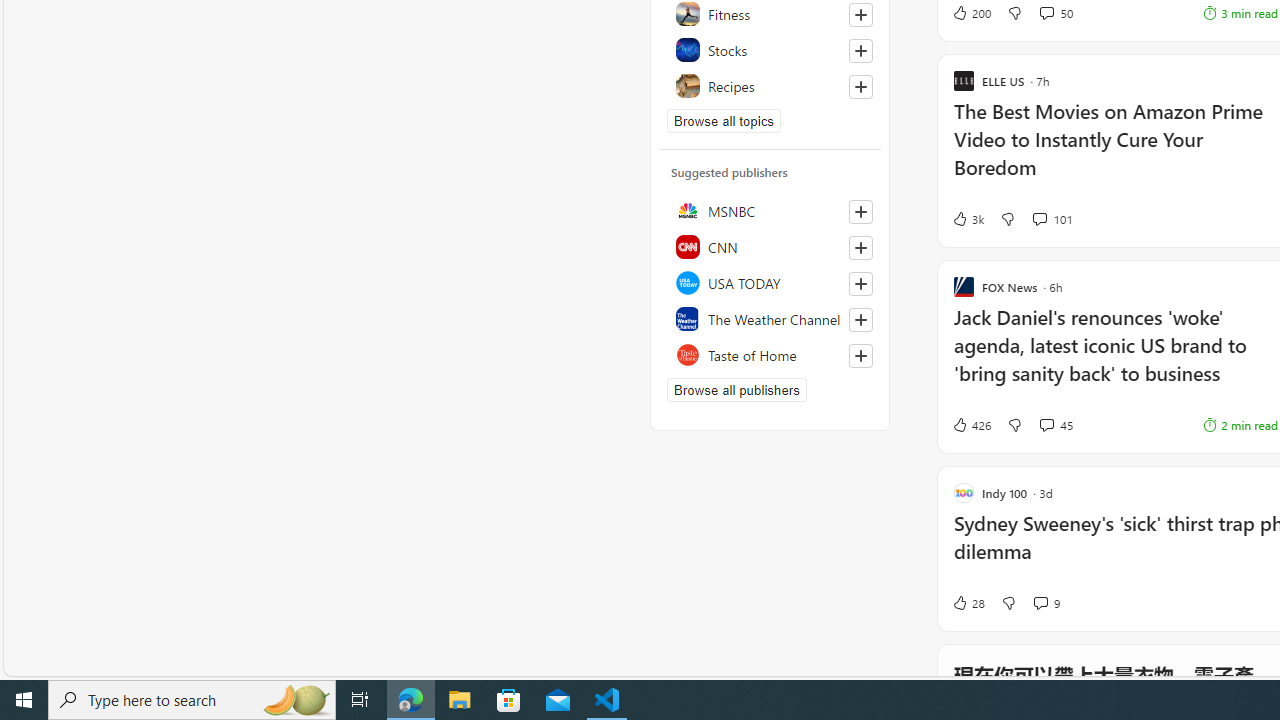 The image size is (1280, 720). Describe the element at coordinates (769, 282) in the screenshot. I see `'USA TODAY'` at that location.